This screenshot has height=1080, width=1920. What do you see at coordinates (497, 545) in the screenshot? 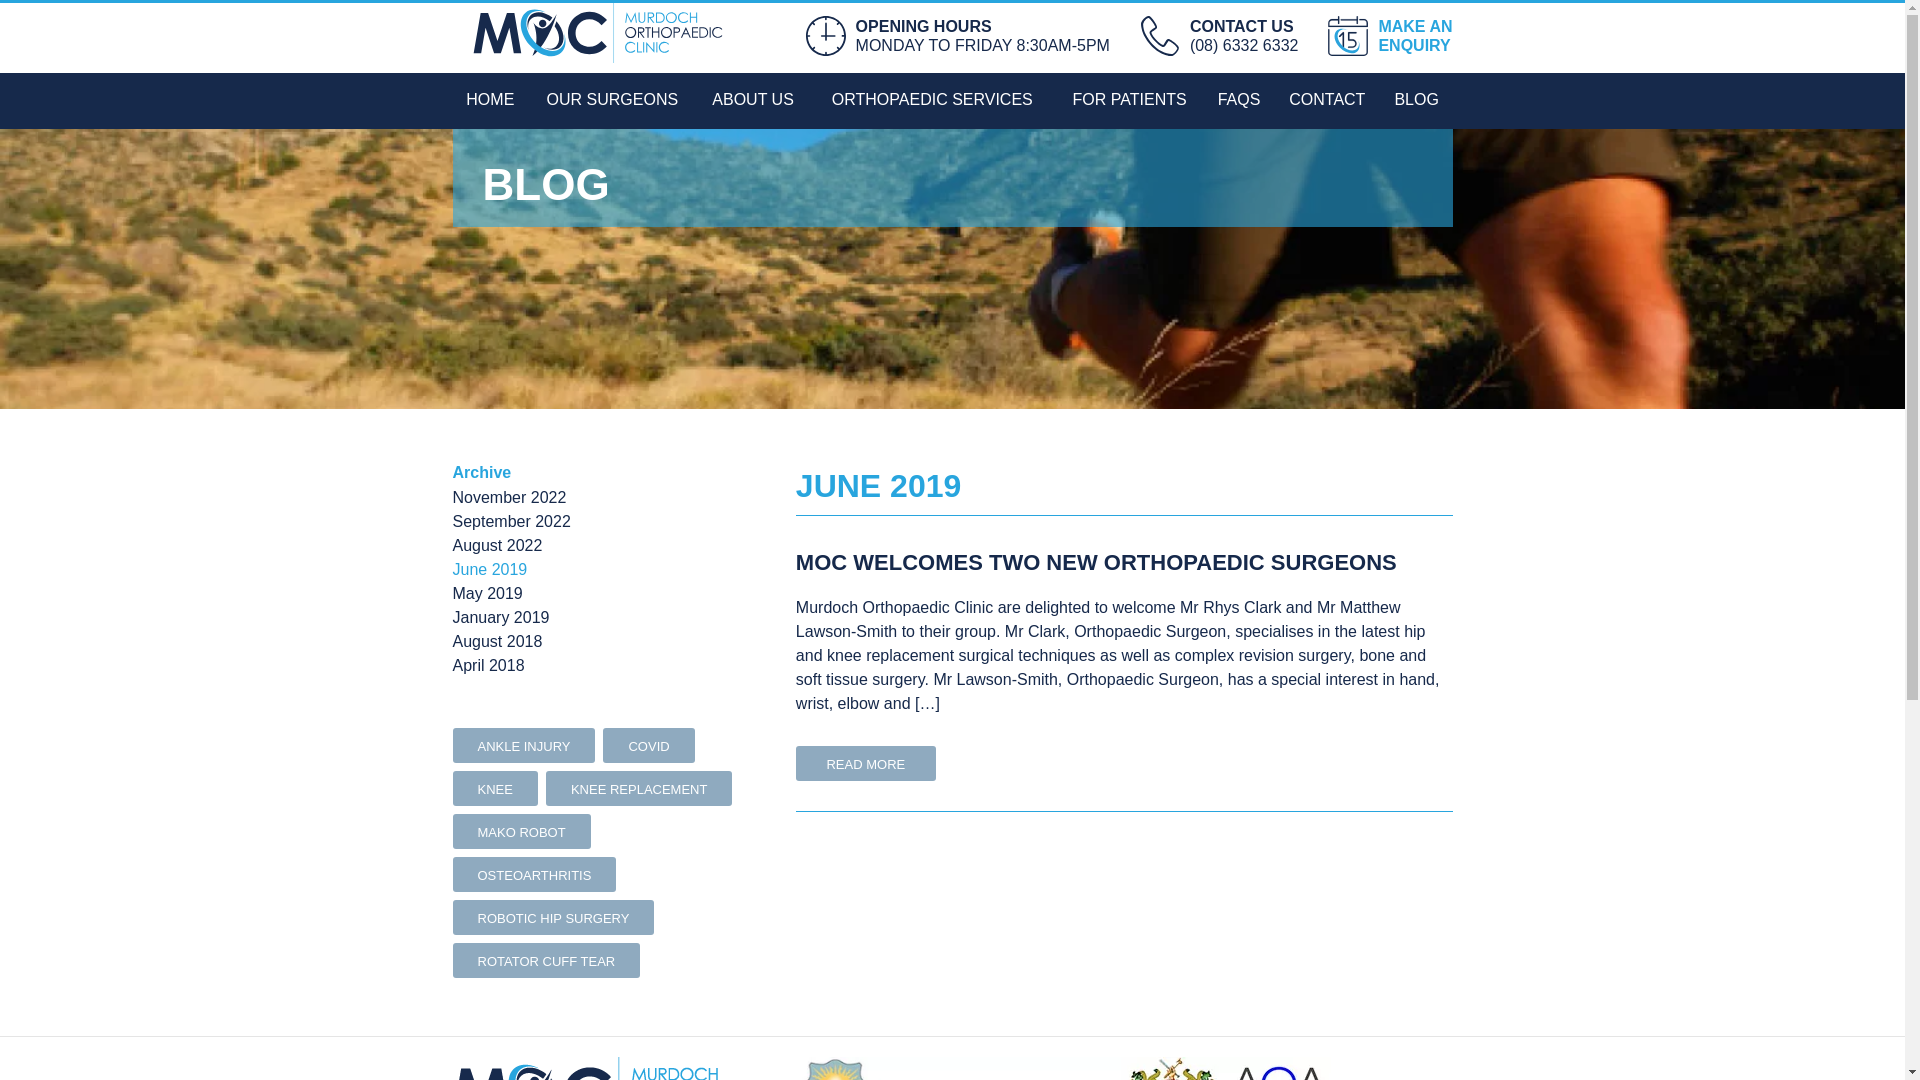
I see `'August 2022'` at bounding box center [497, 545].